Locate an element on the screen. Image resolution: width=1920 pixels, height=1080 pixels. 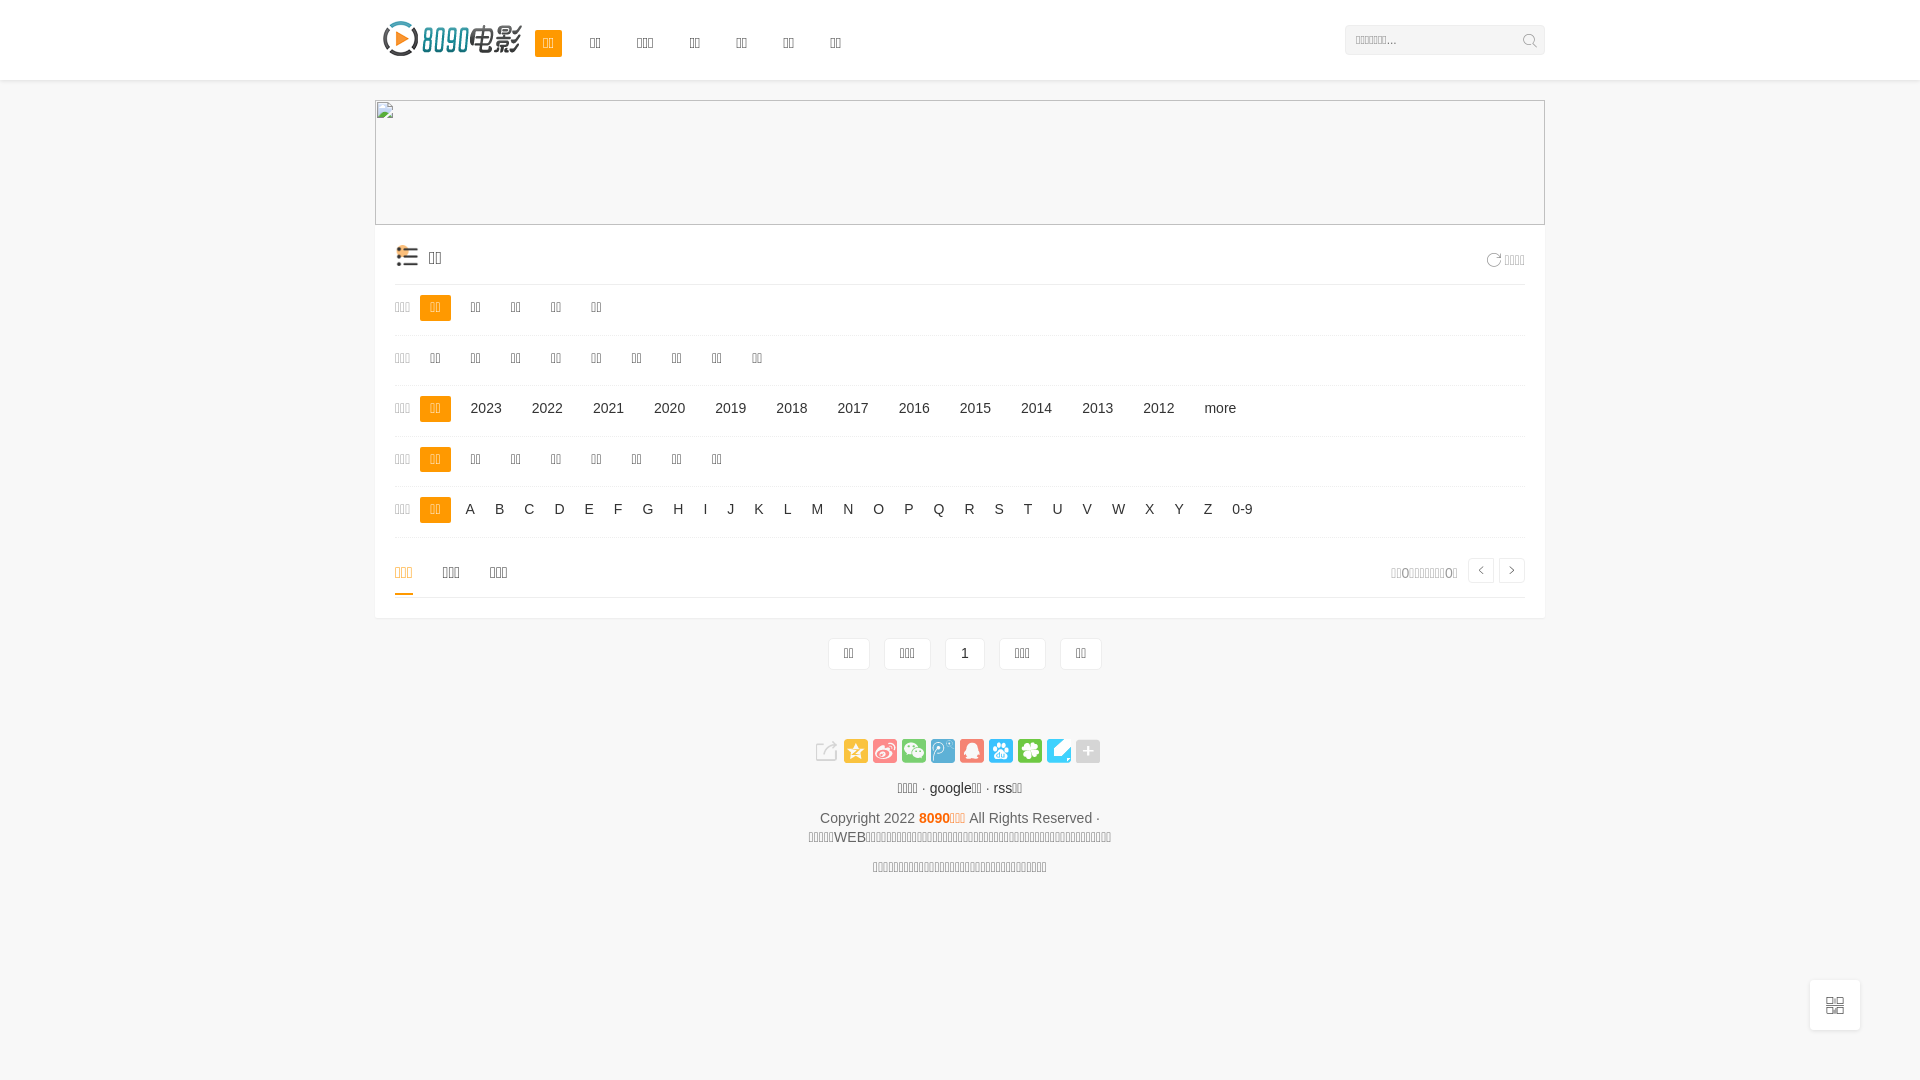
'1' is located at coordinates (964, 654).